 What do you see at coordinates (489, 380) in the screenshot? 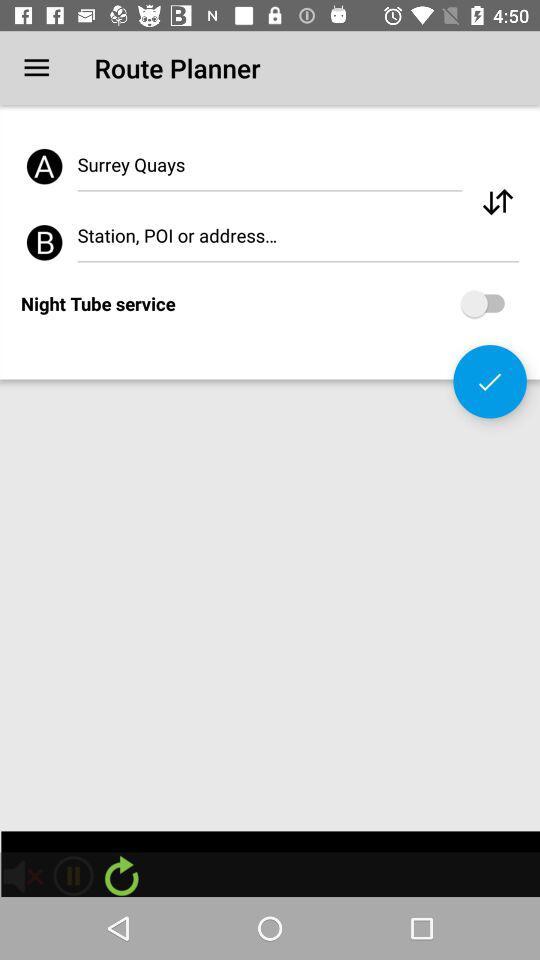
I see `done` at bounding box center [489, 380].